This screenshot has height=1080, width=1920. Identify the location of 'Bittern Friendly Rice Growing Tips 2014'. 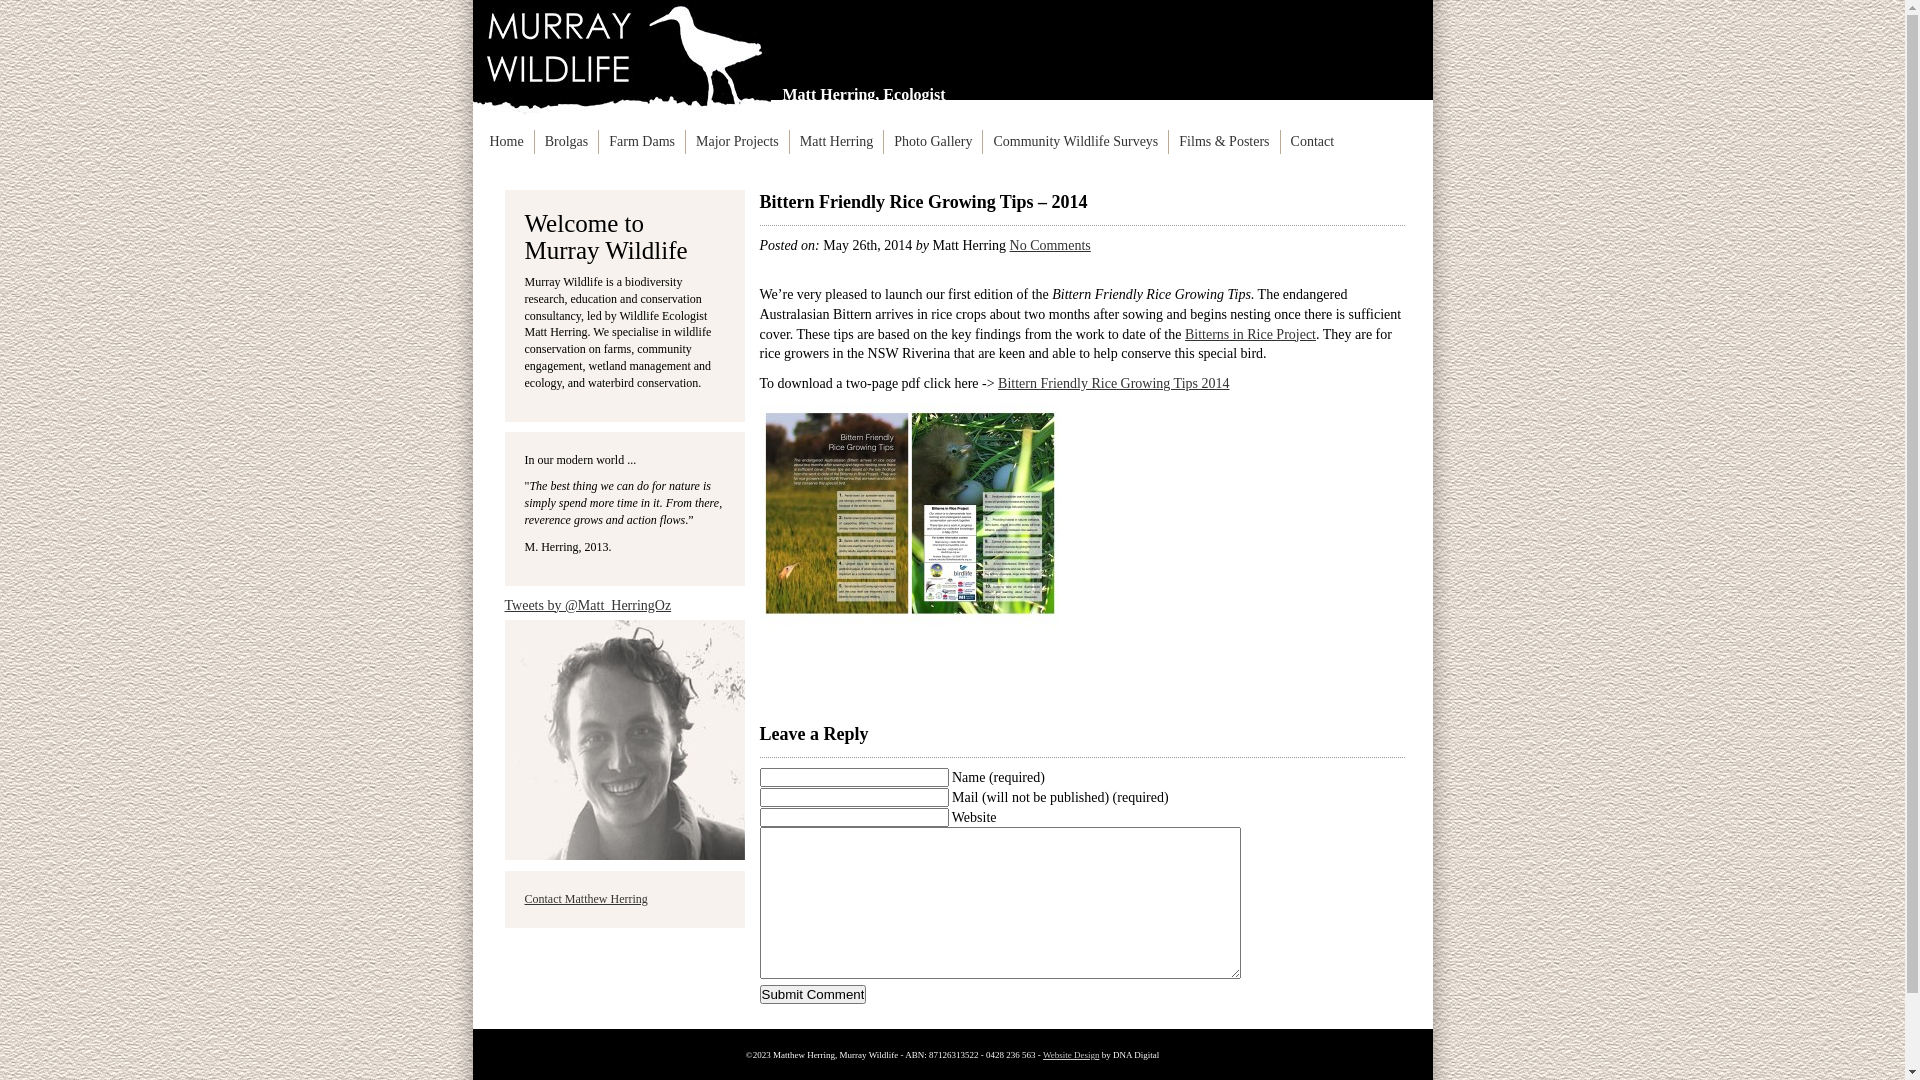
(998, 383).